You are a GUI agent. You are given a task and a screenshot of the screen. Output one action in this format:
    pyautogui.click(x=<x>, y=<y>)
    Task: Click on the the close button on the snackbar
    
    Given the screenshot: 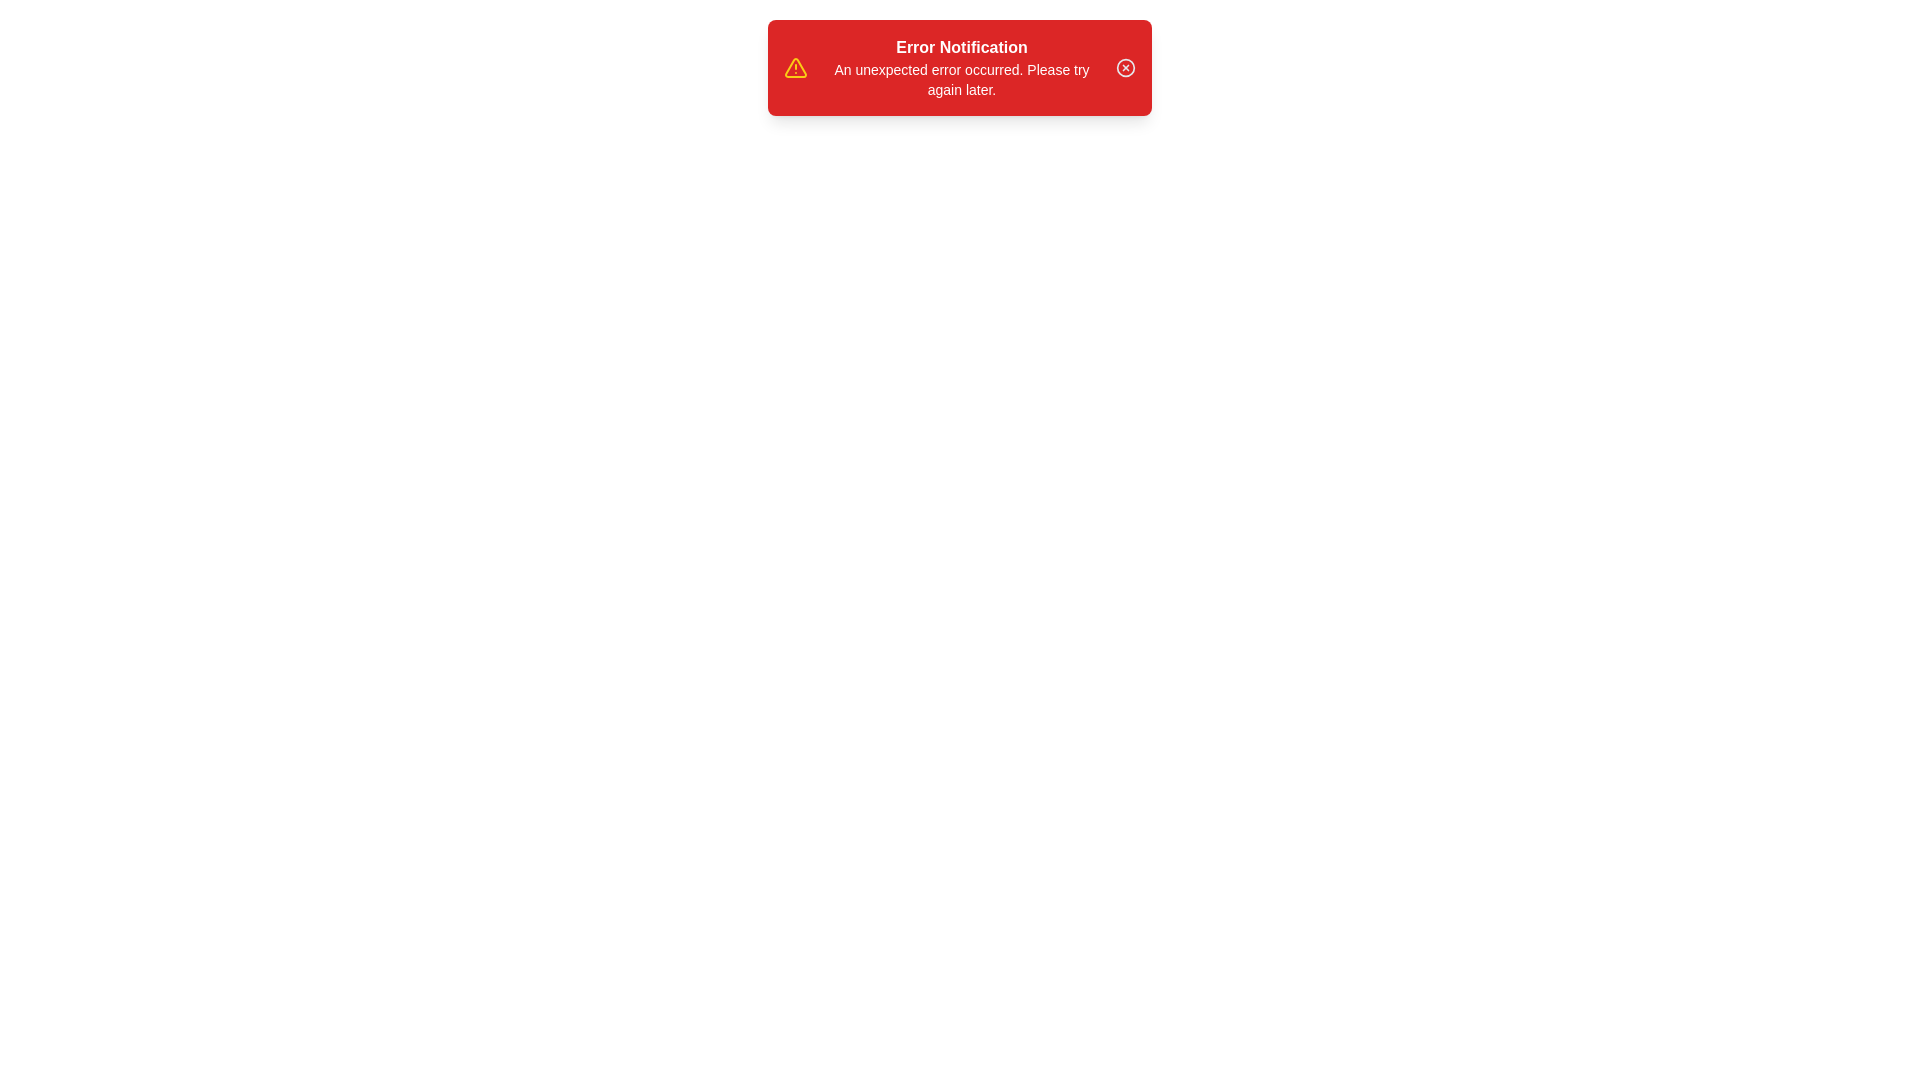 What is the action you would take?
    pyautogui.click(x=1126, y=67)
    